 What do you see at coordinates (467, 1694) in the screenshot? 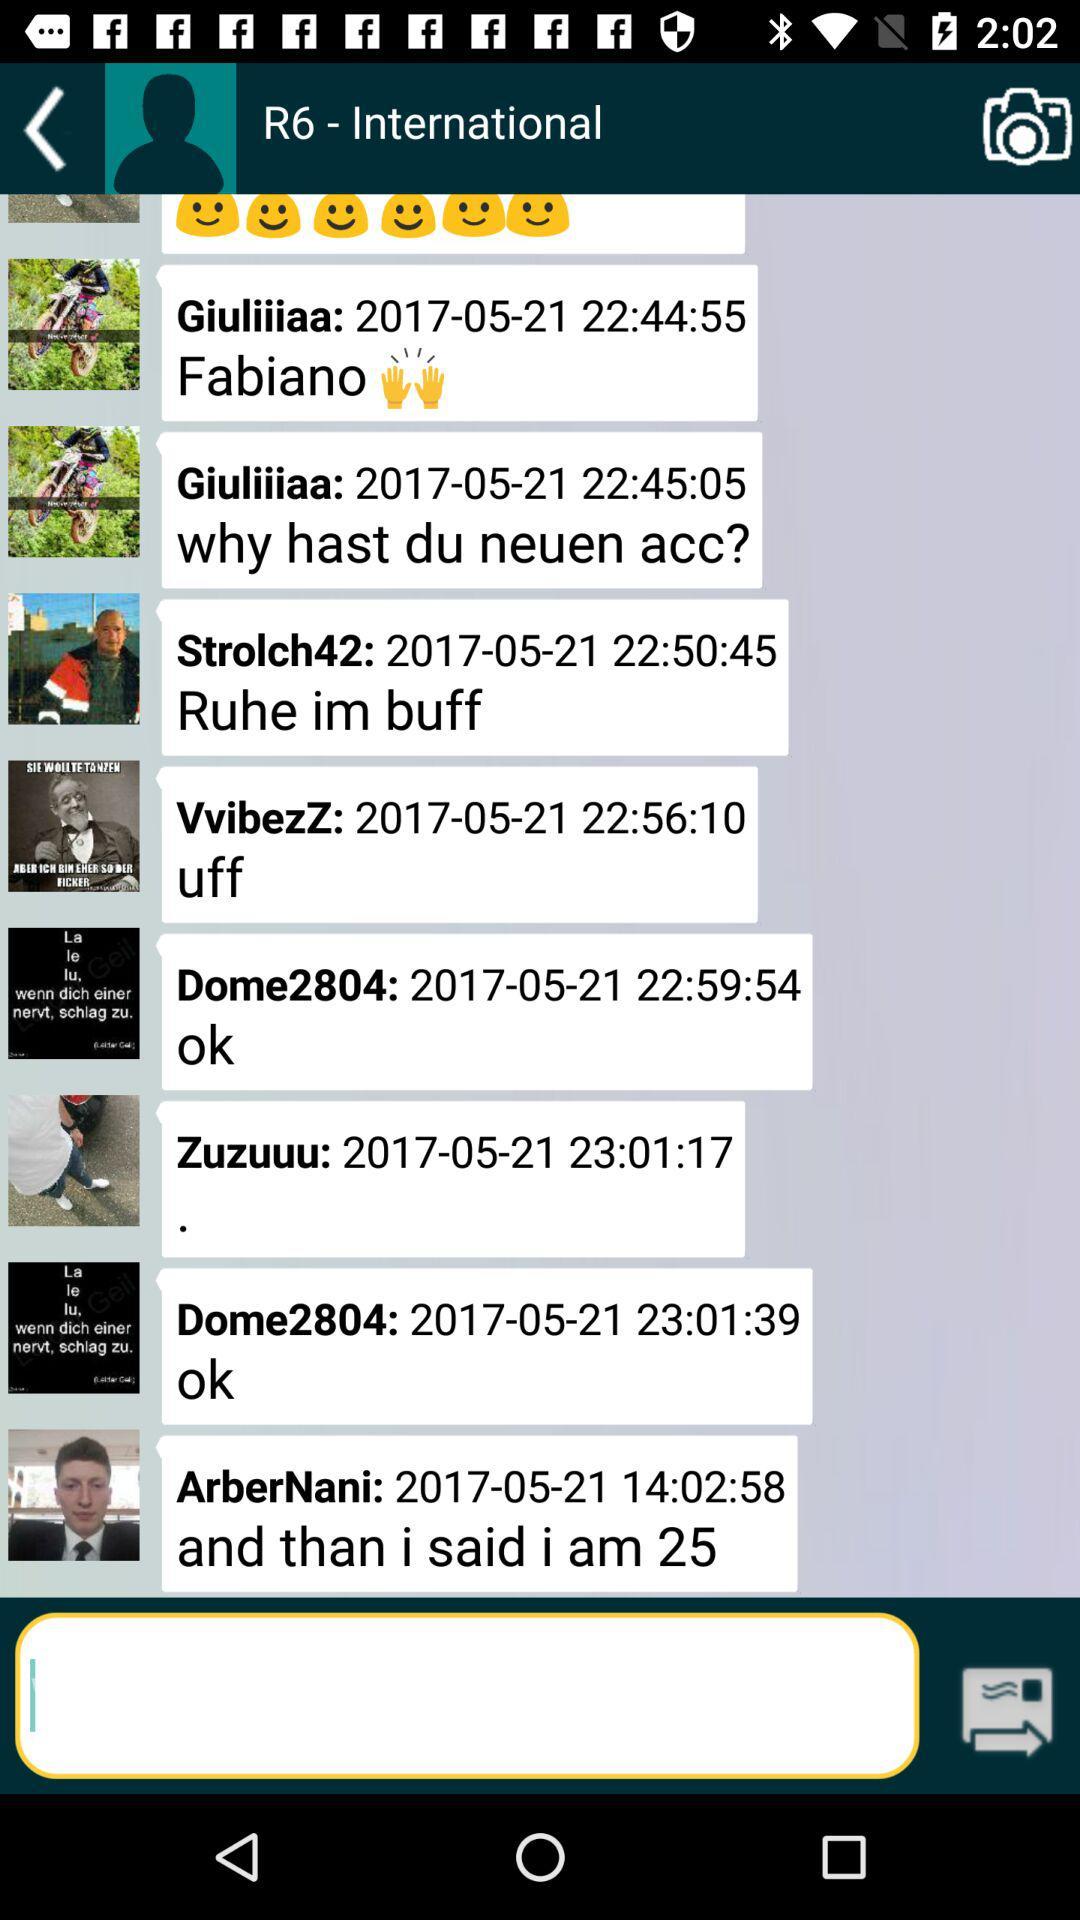
I see `the comment field` at bounding box center [467, 1694].